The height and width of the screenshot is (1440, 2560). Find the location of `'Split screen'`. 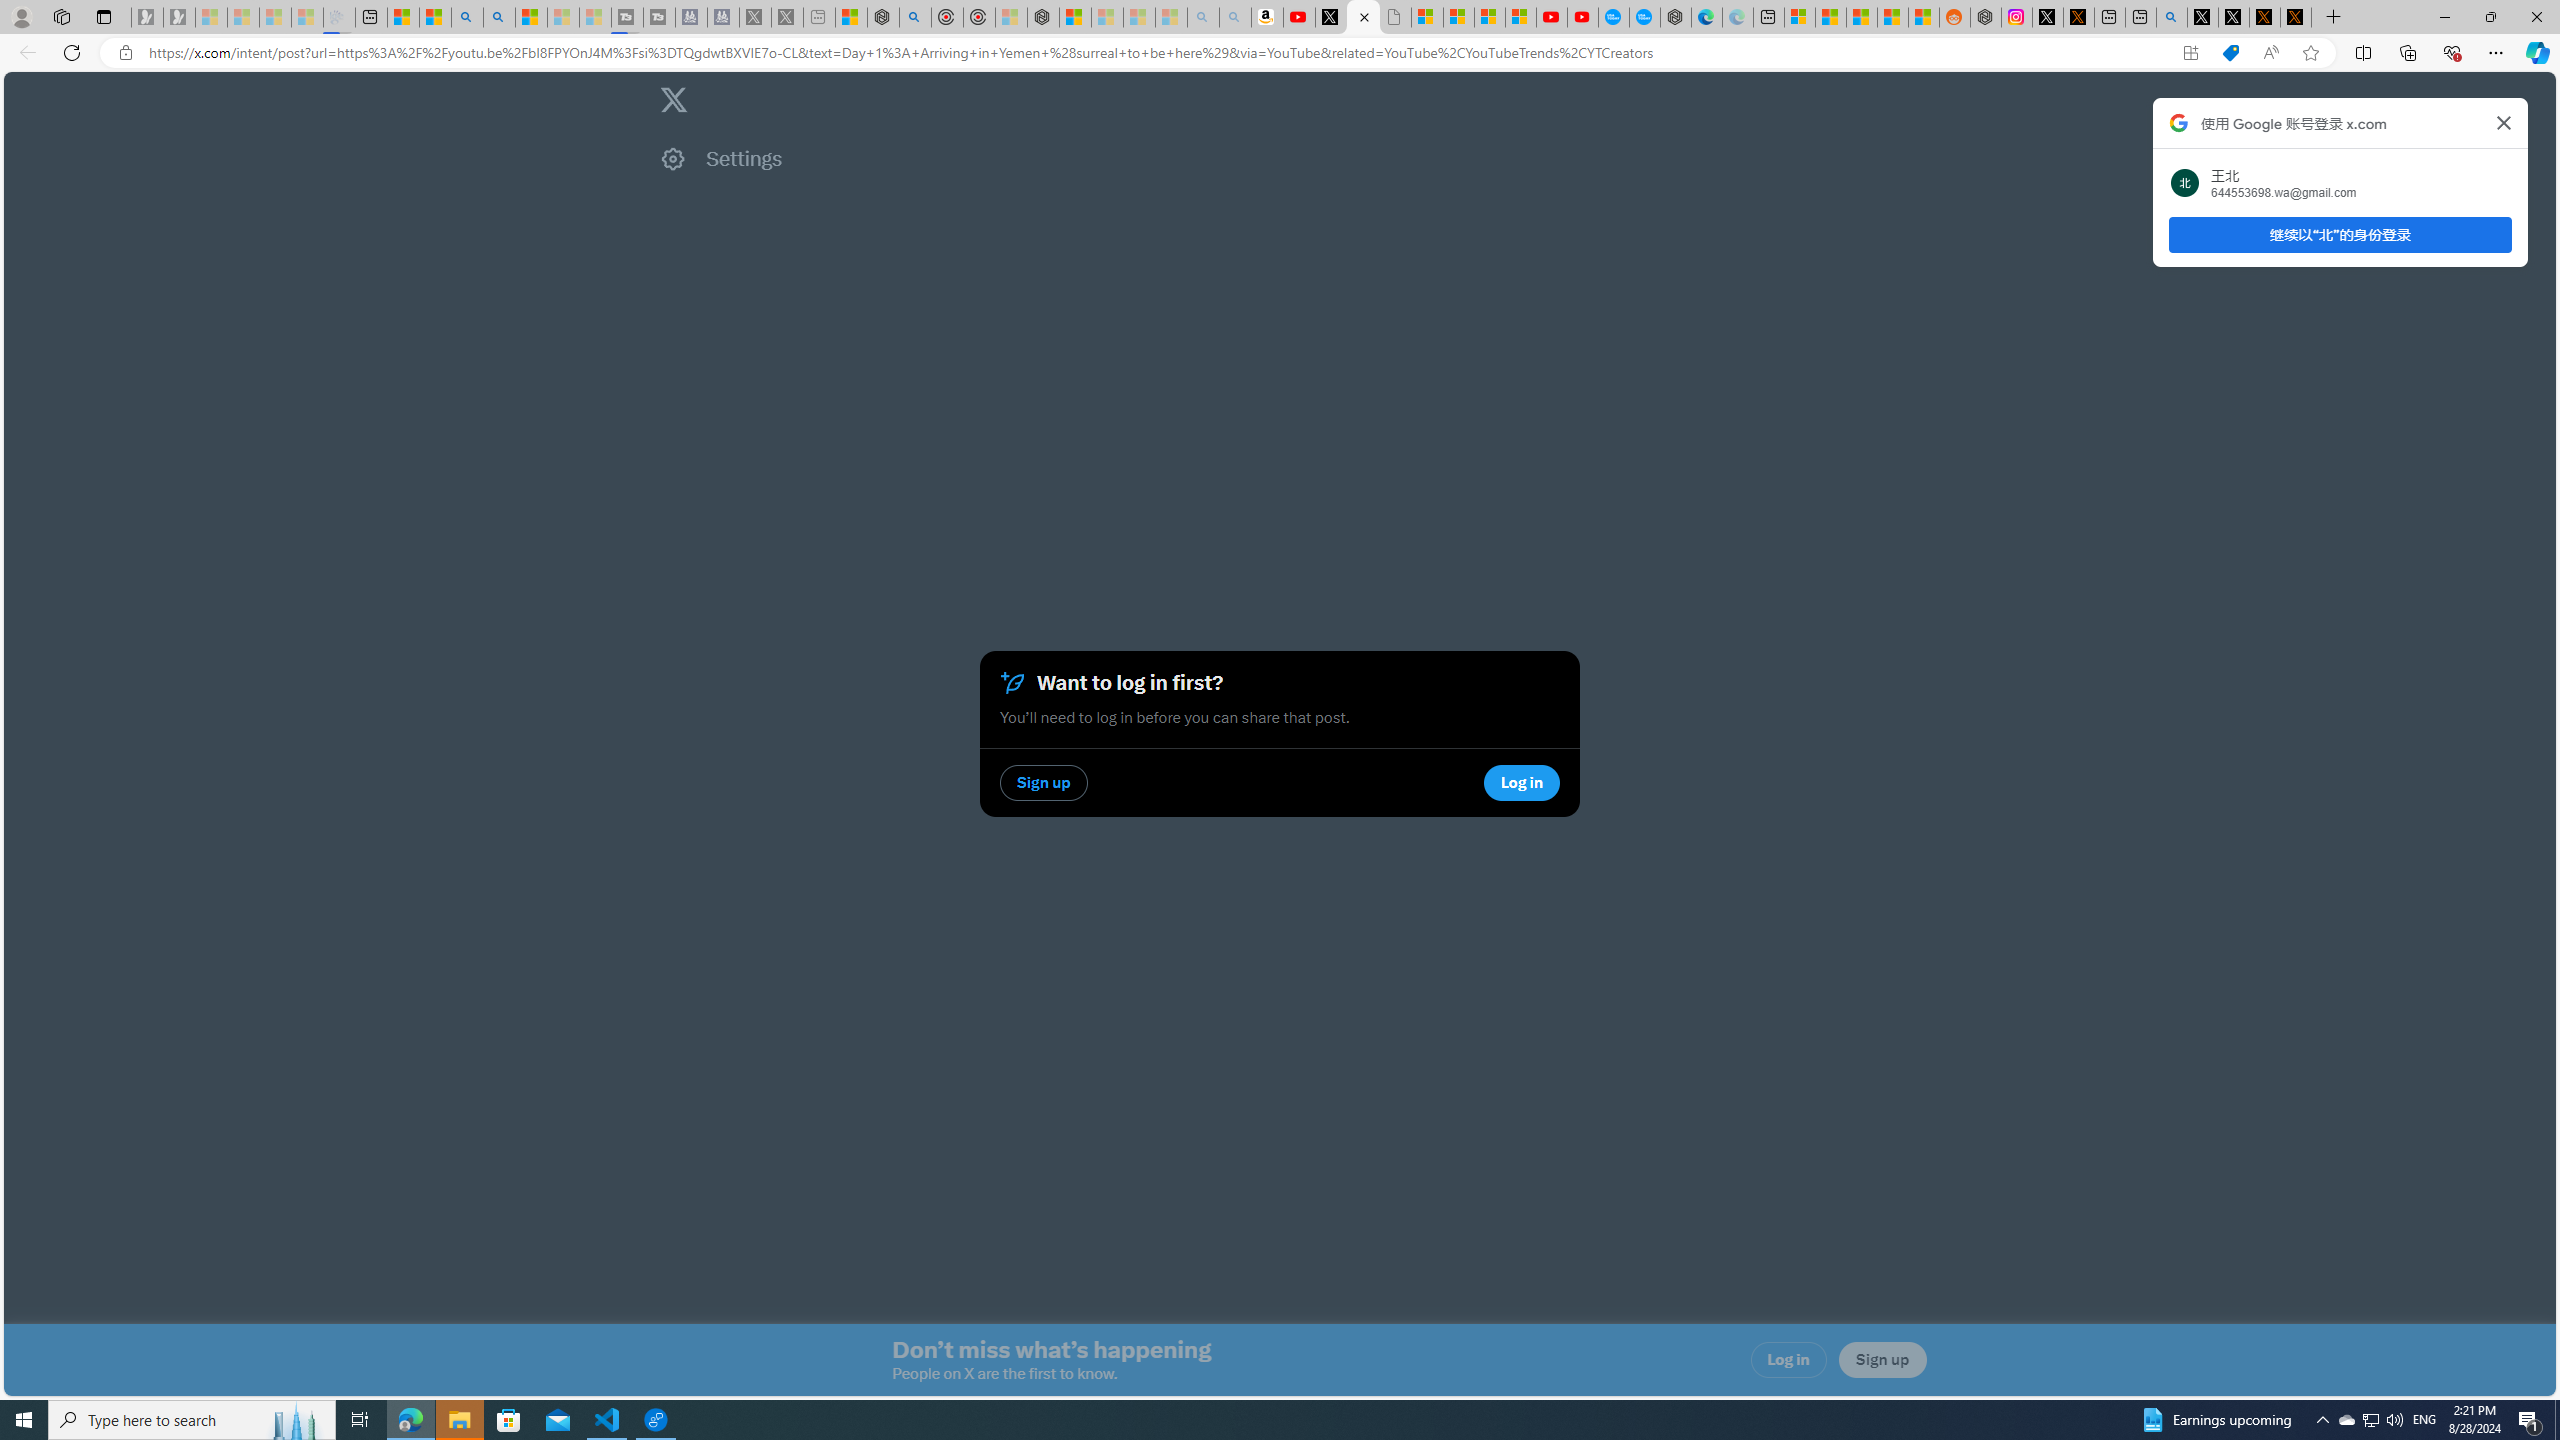

'Split screen' is located at coordinates (2364, 51).